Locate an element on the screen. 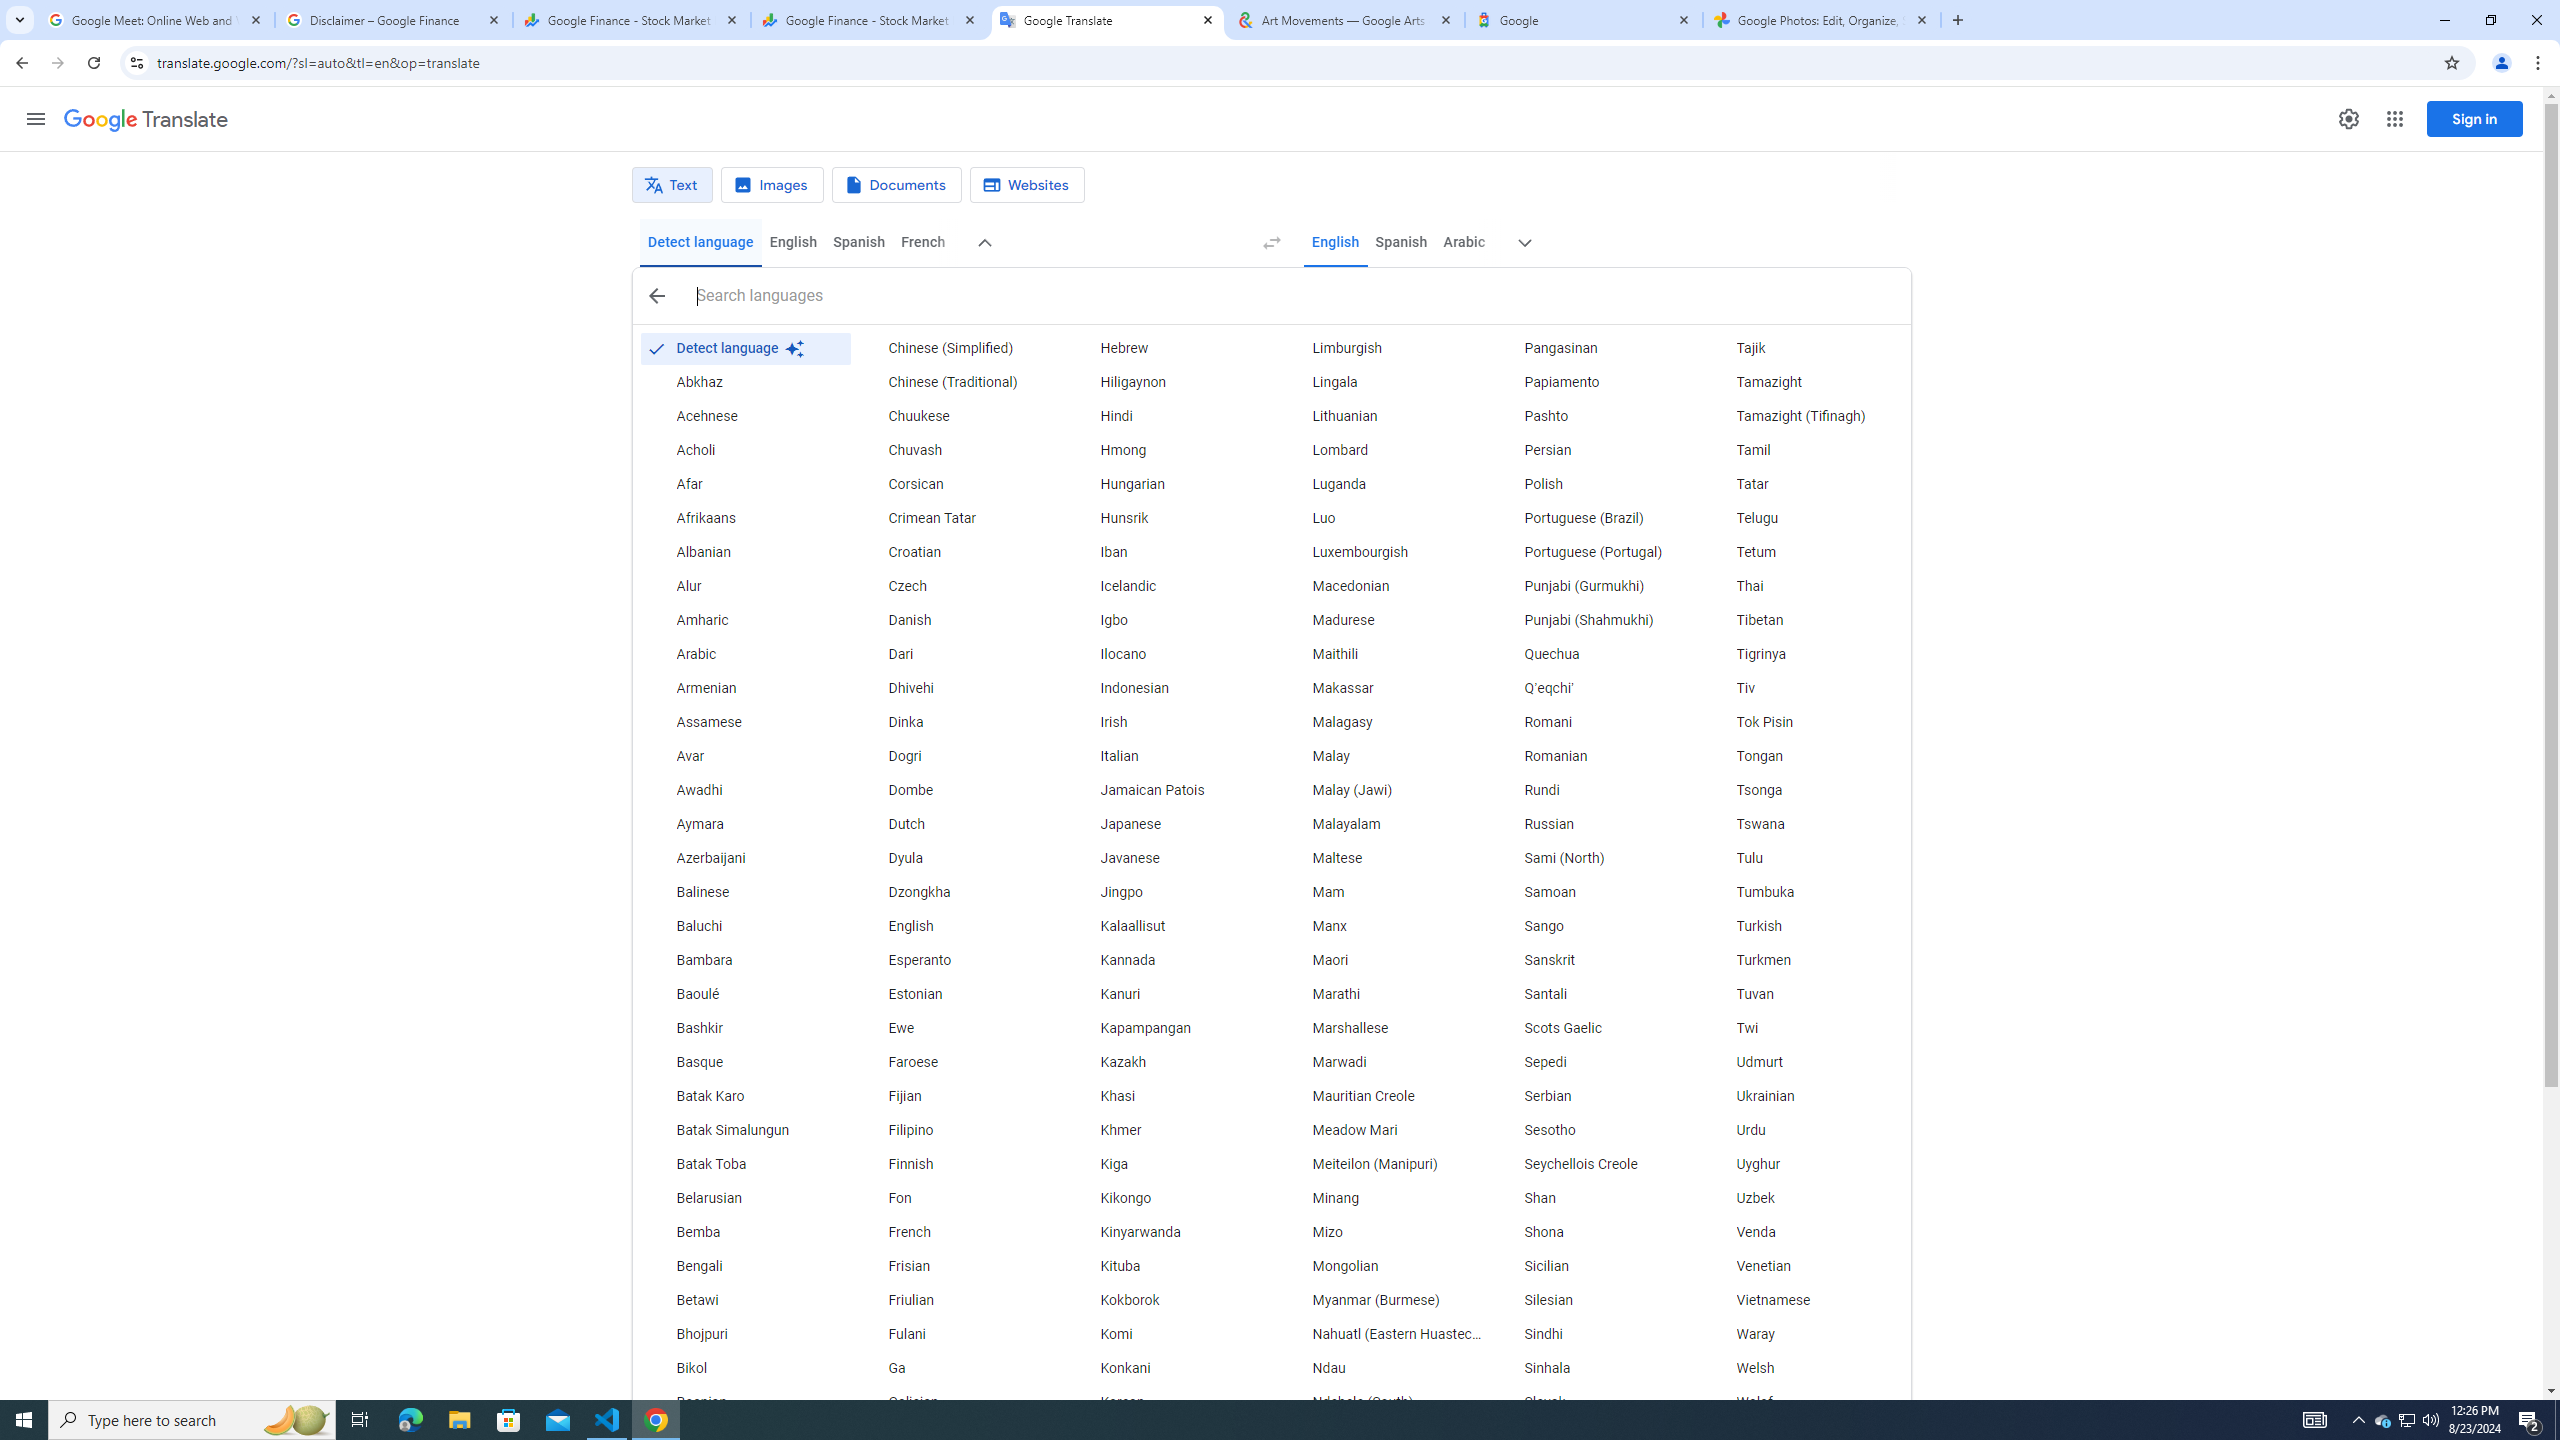 Image resolution: width=2560 pixels, height=1440 pixels. 'Silesian' is located at coordinates (1593, 1301).